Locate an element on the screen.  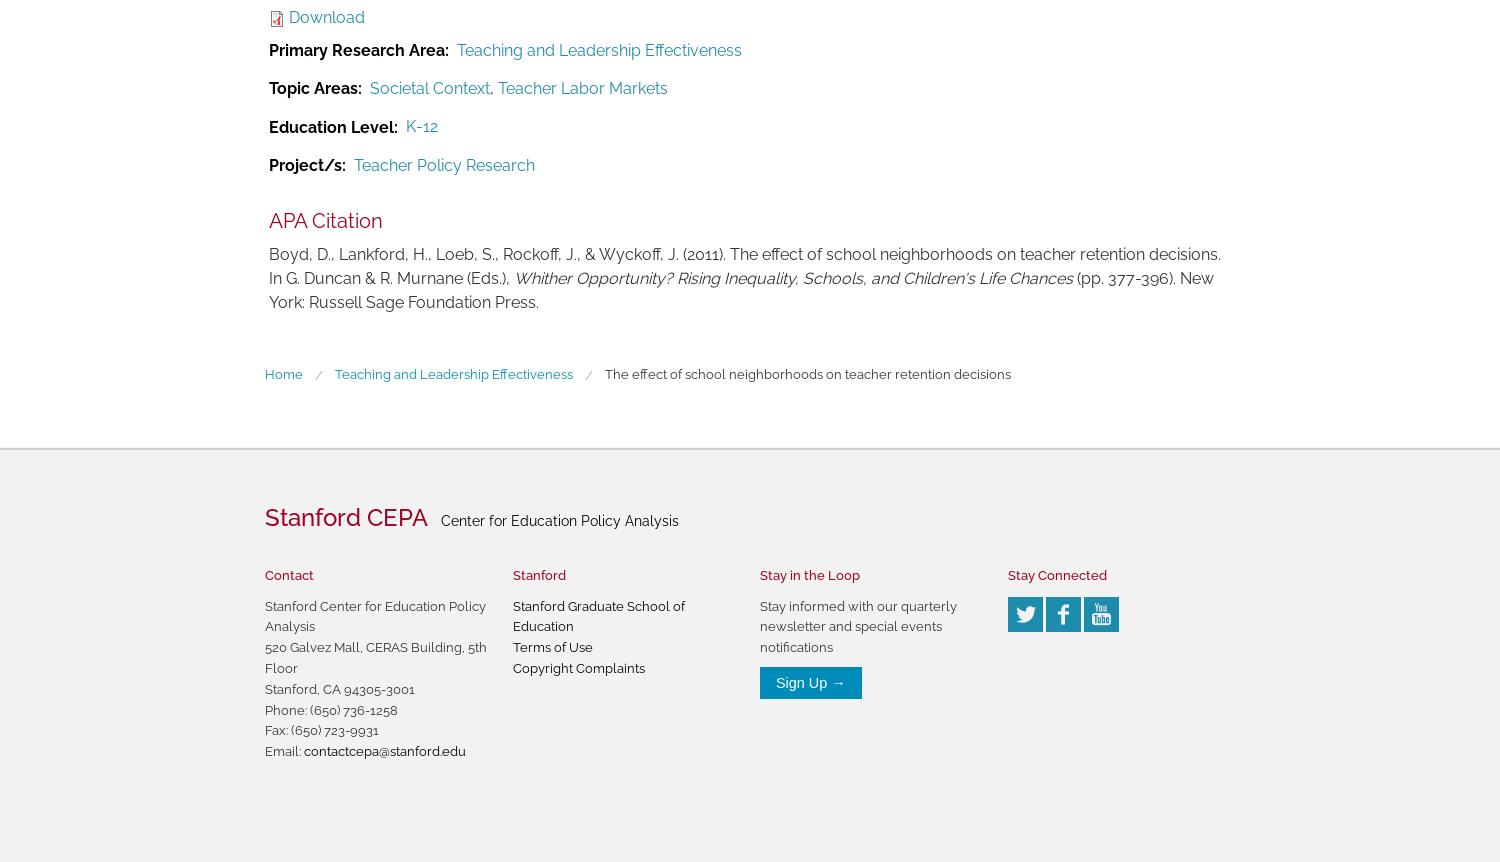
'Stanford, CA 94305-3001' is located at coordinates (339, 687).